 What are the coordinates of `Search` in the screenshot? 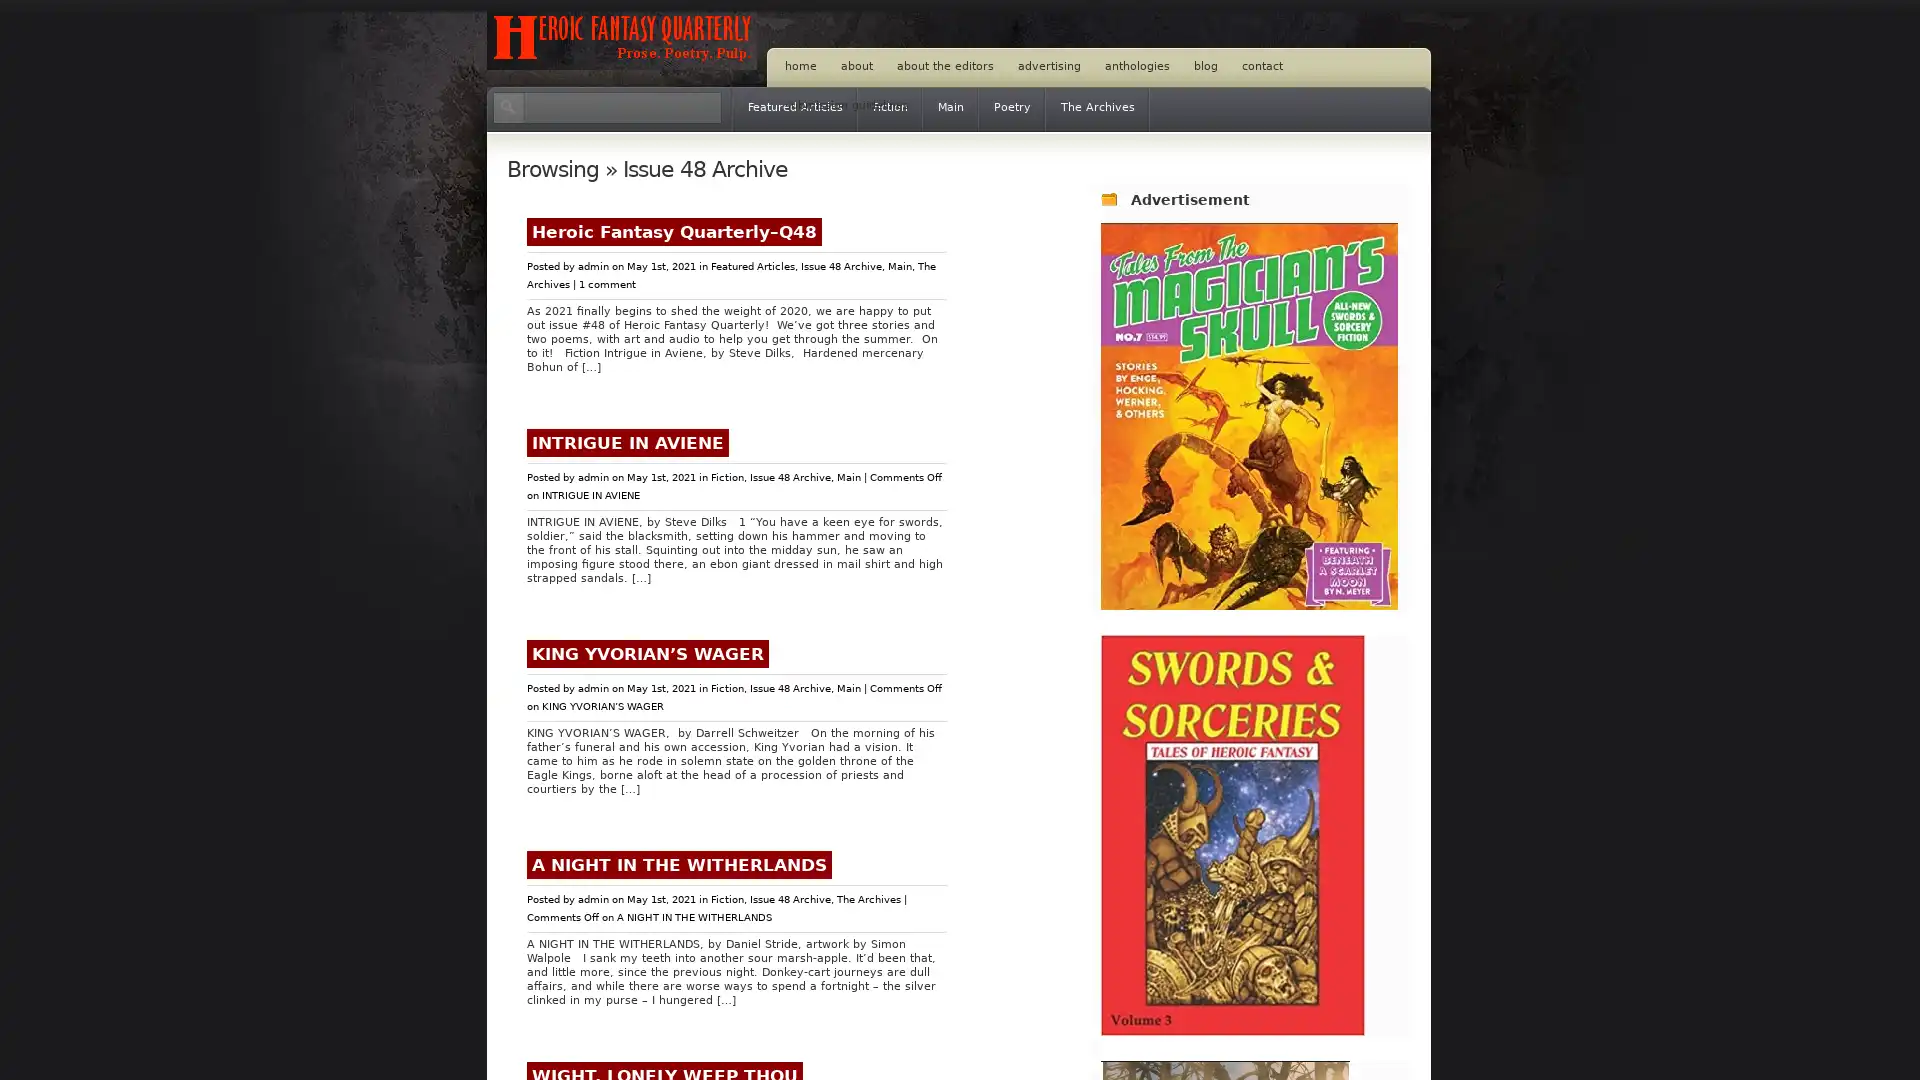 It's located at (508, 108).